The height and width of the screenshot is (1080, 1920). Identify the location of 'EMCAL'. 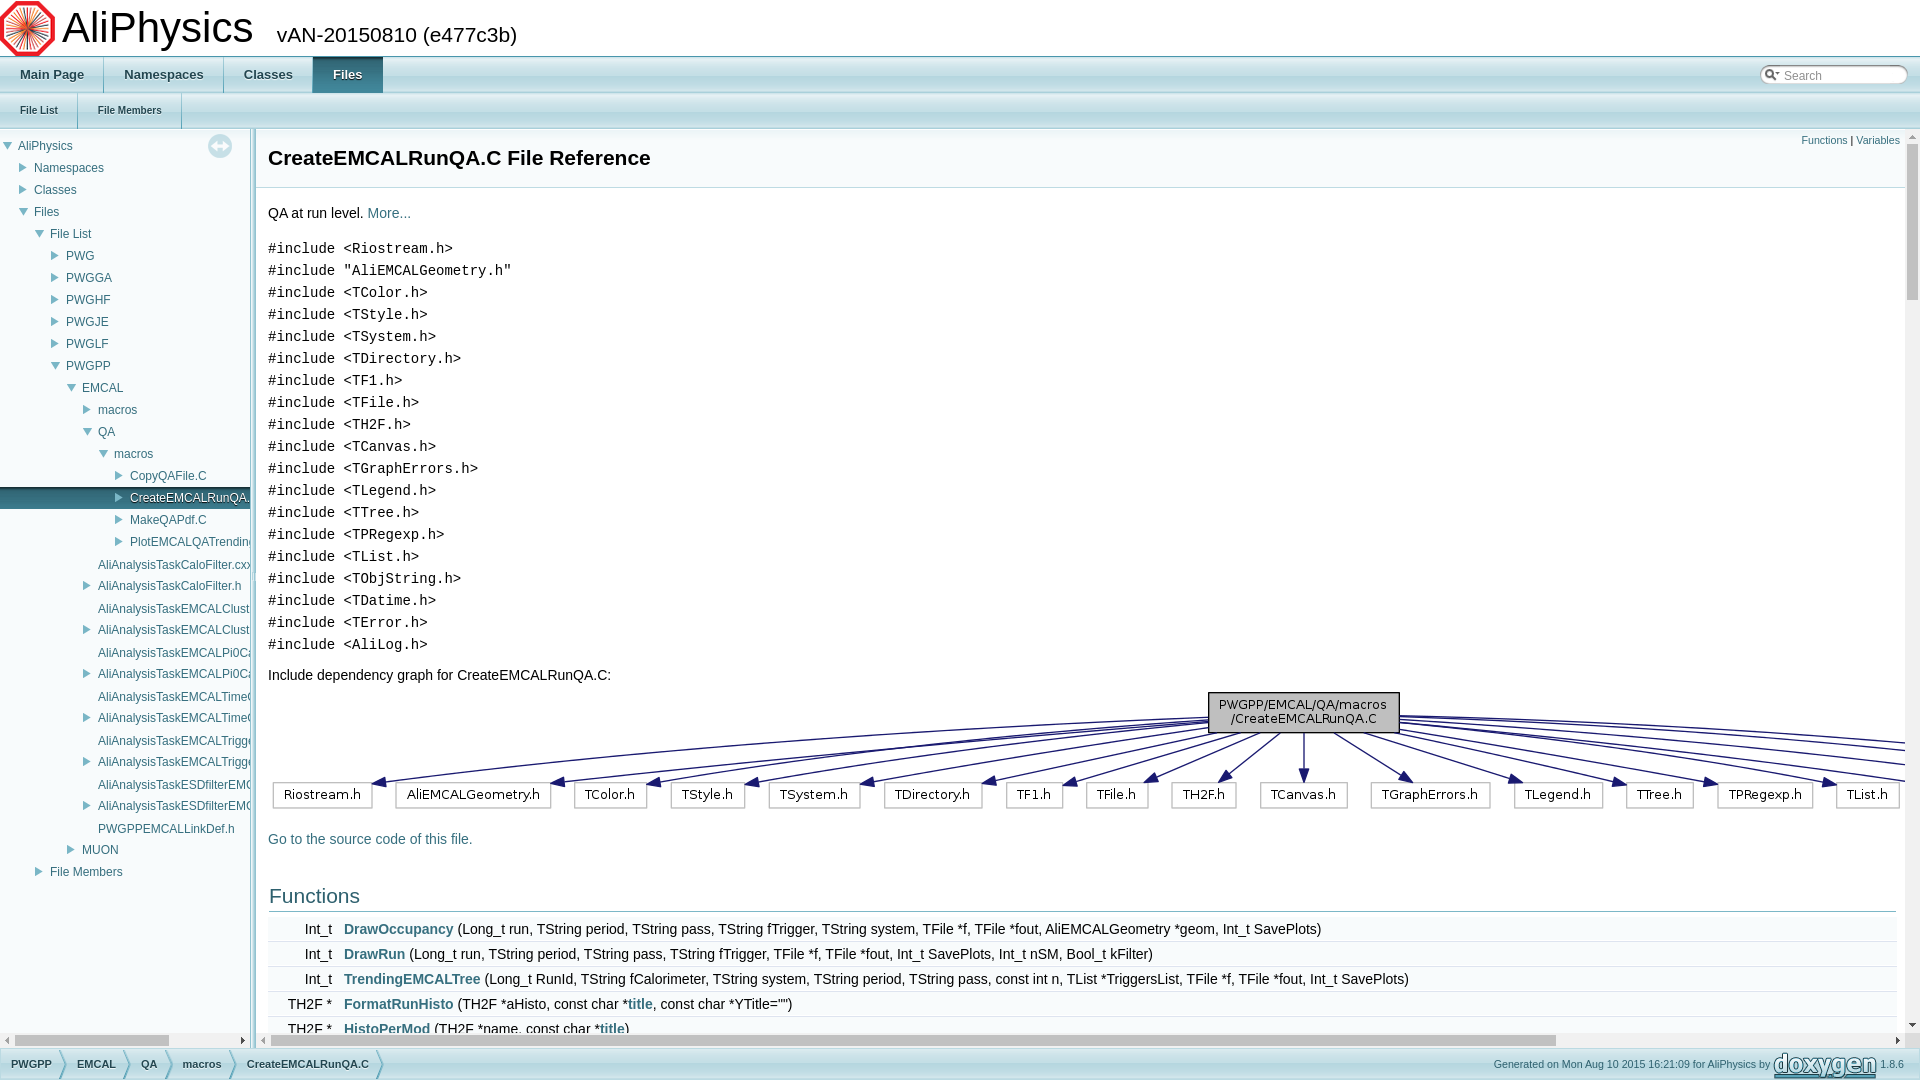
(101, 388).